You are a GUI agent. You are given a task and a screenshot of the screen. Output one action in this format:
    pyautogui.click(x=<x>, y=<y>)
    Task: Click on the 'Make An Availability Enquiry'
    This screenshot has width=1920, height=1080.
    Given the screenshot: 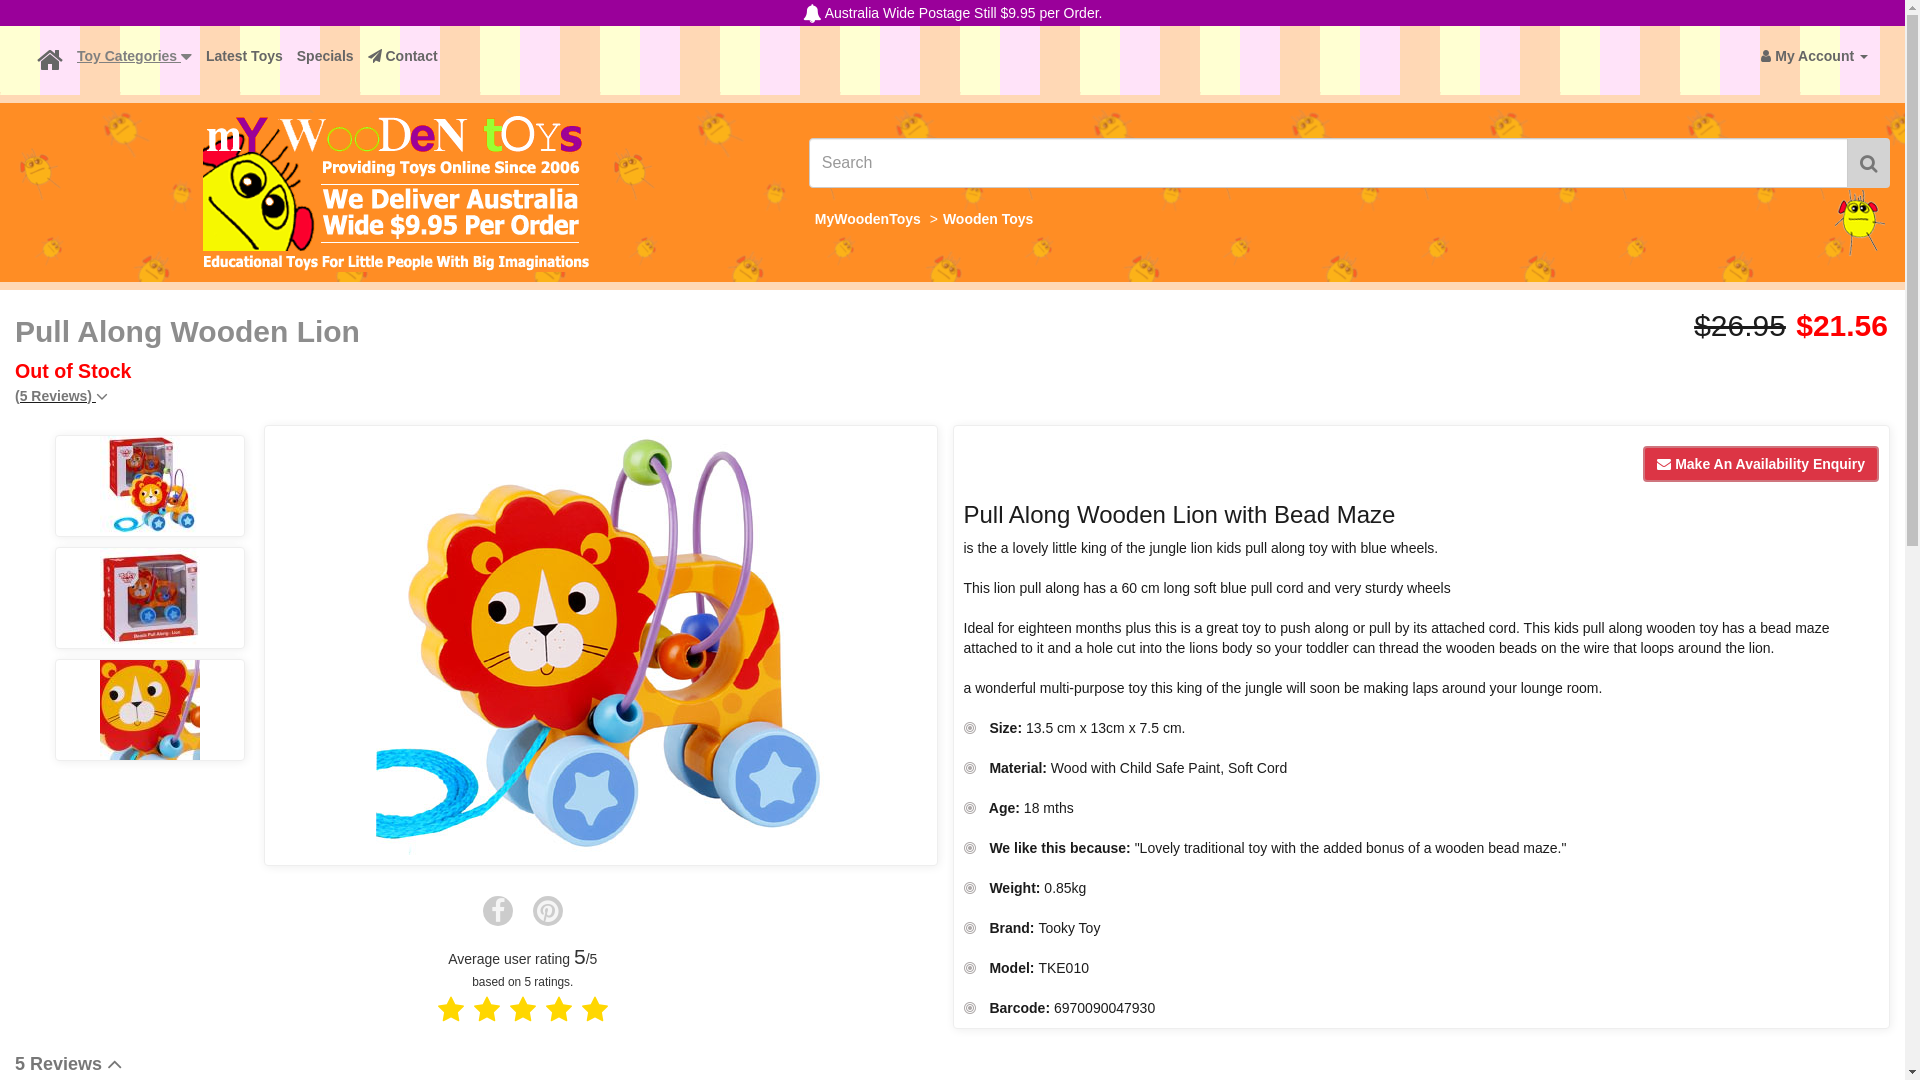 What is the action you would take?
    pyautogui.click(x=1642, y=463)
    